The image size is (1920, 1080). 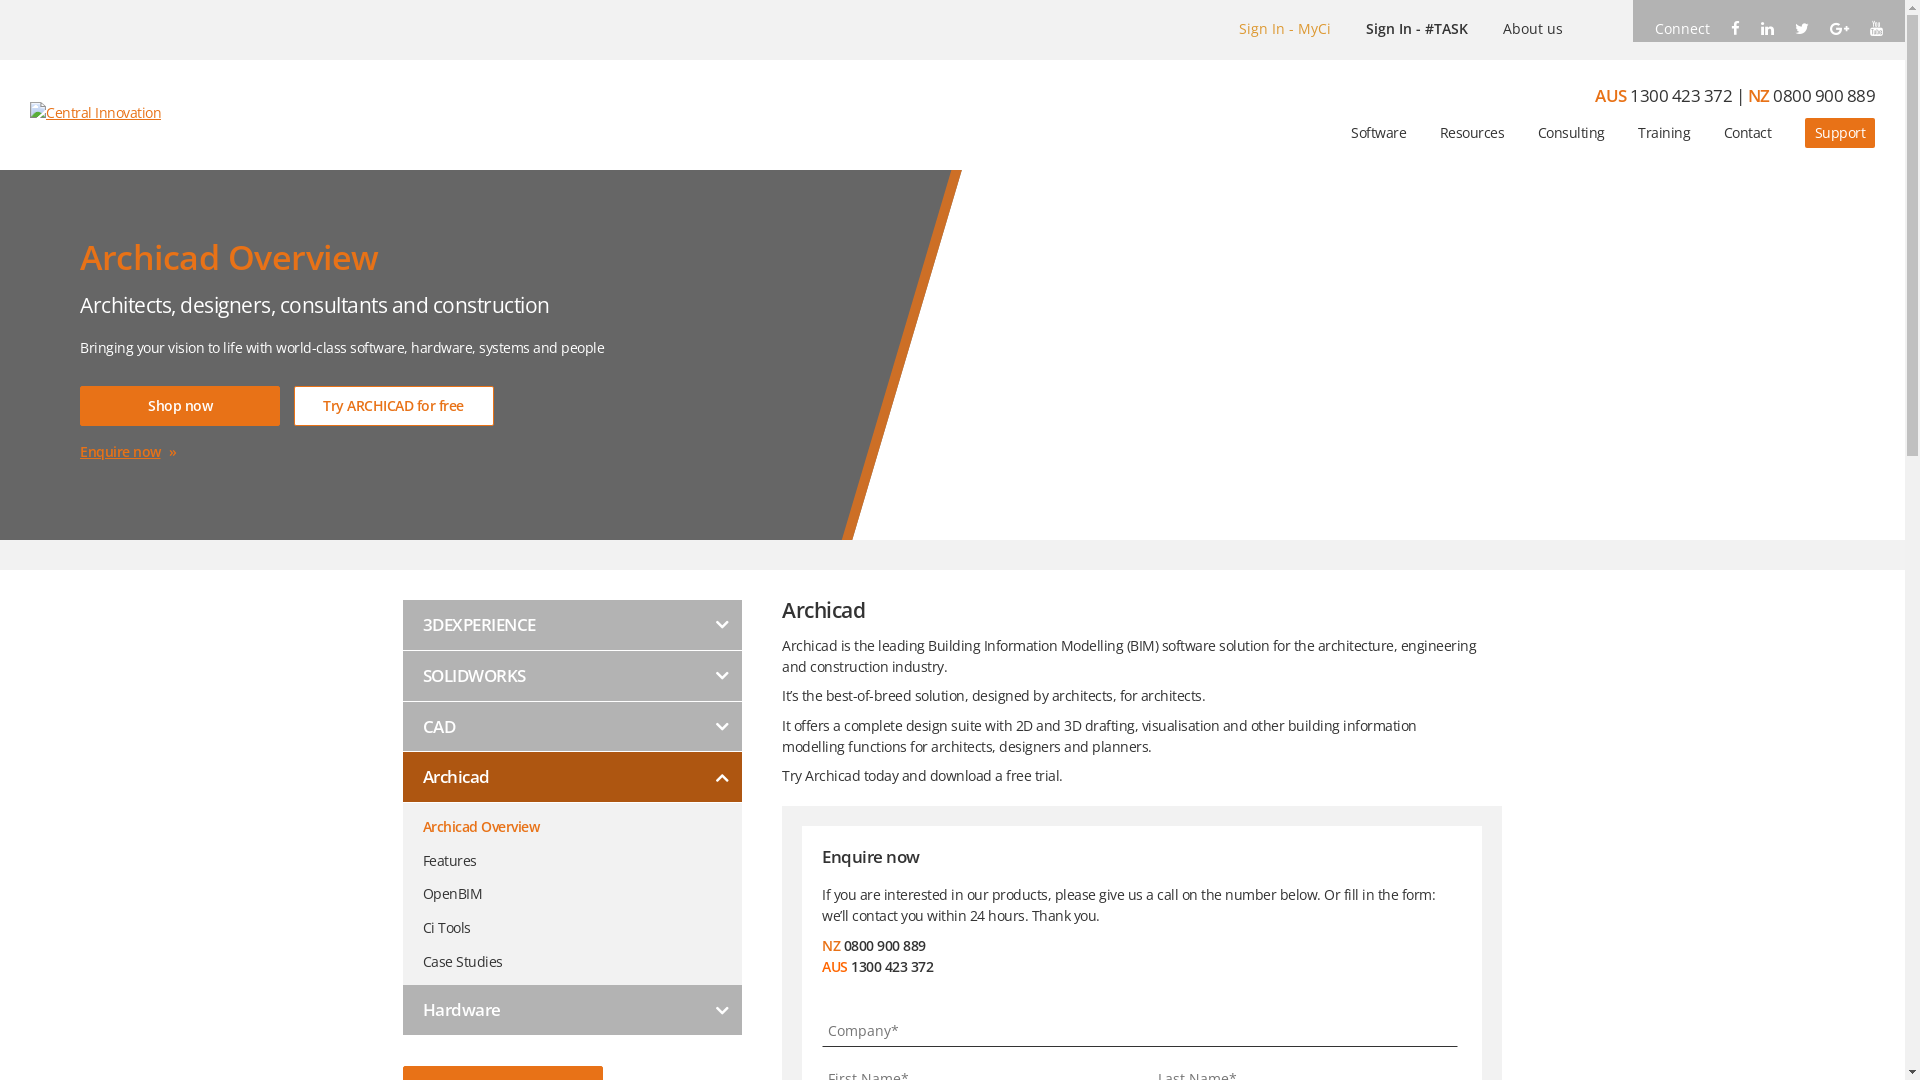 I want to click on 'Hardware', so click(x=570, y=1010).